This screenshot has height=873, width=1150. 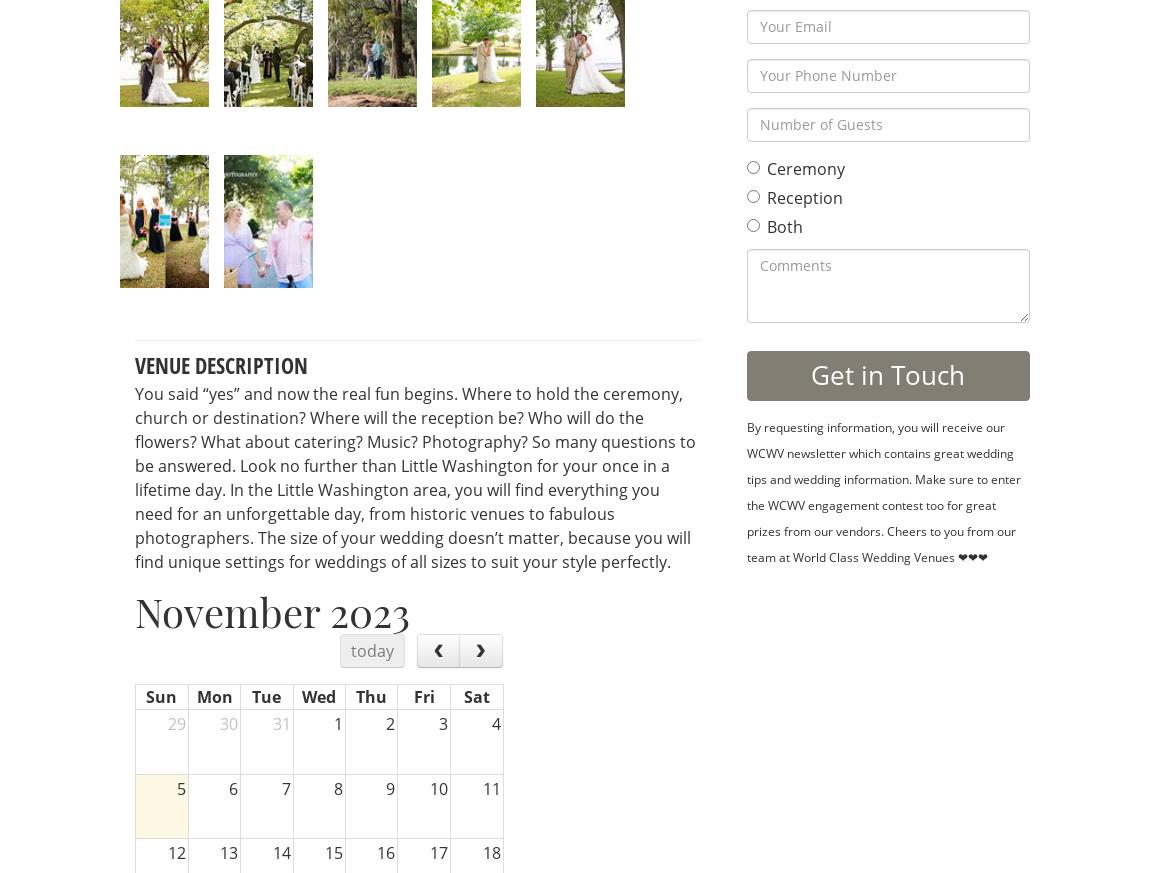 What do you see at coordinates (438, 722) in the screenshot?
I see `'3'` at bounding box center [438, 722].